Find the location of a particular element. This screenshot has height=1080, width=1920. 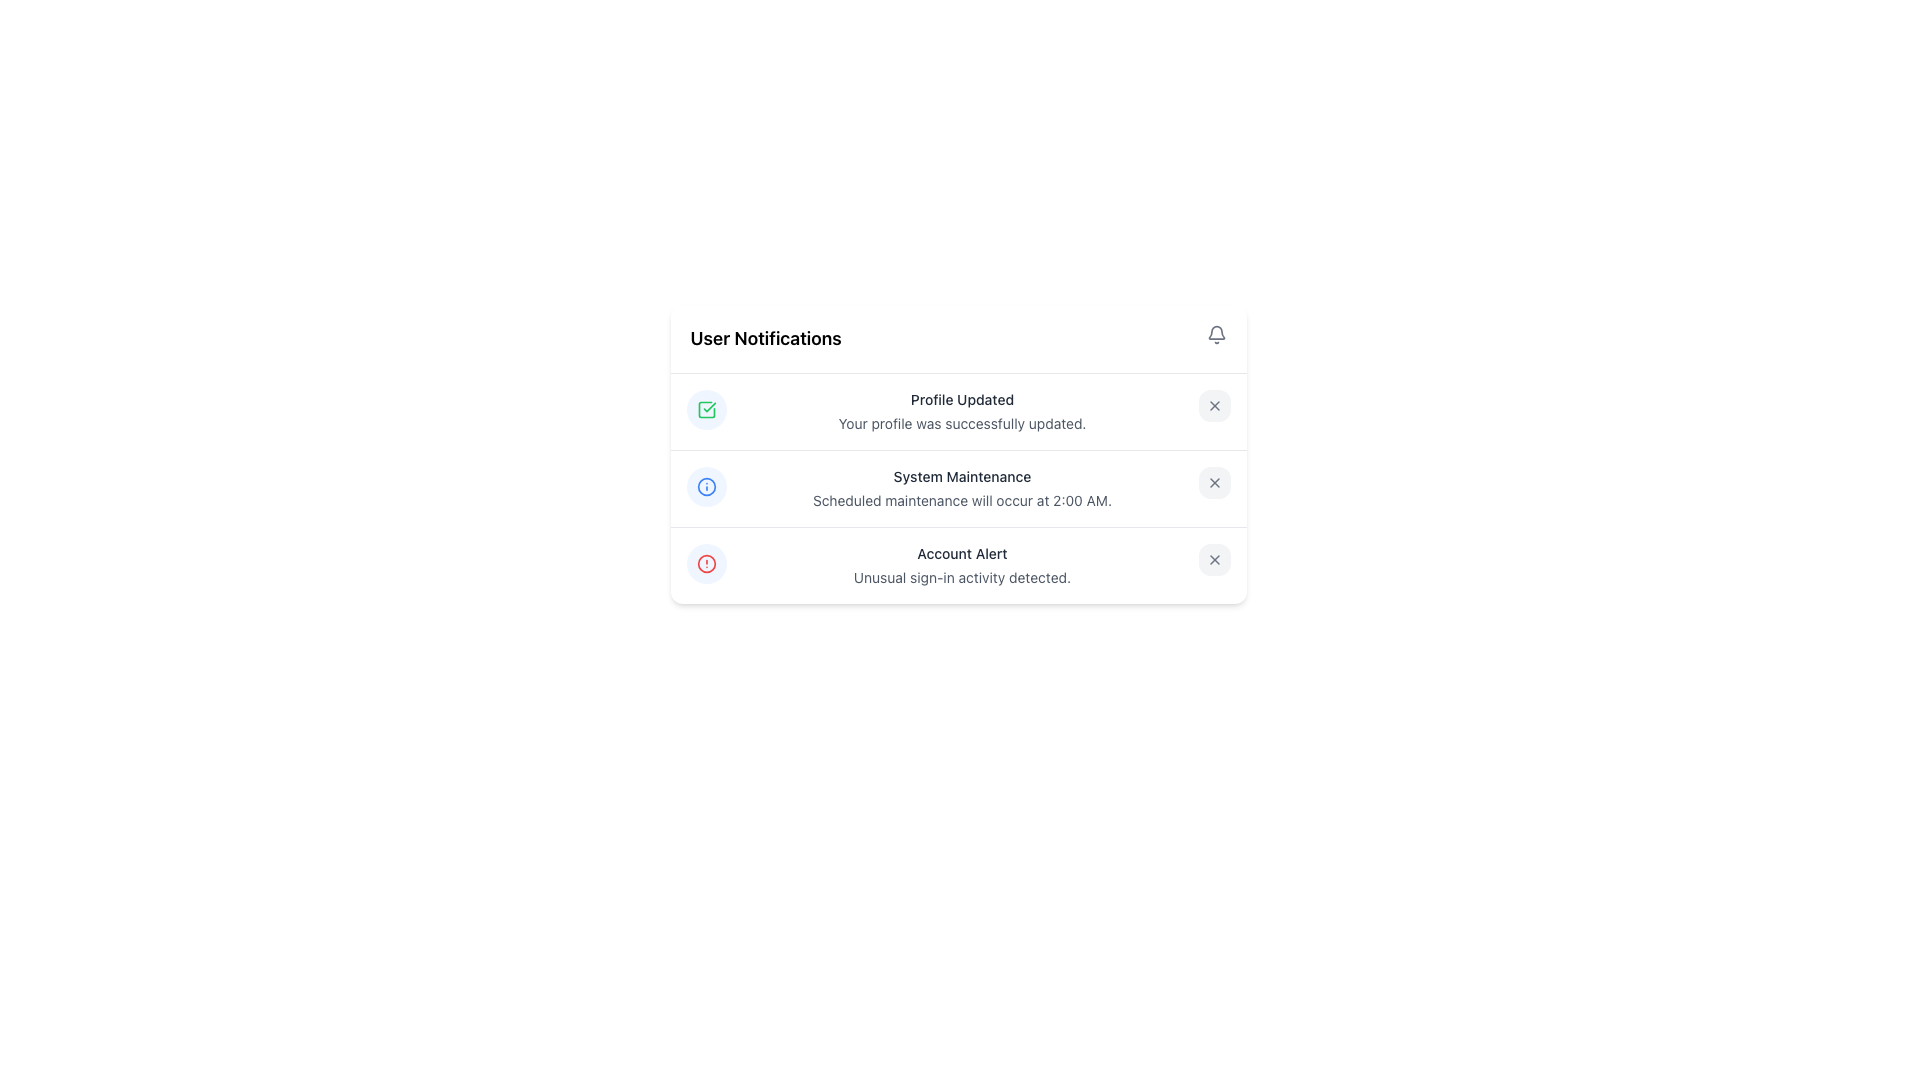

the Notification card which alerts the user about unusual sign-in activity, located as the third item in a vertically stacked list of notifications is located at coordinates (957, 565).